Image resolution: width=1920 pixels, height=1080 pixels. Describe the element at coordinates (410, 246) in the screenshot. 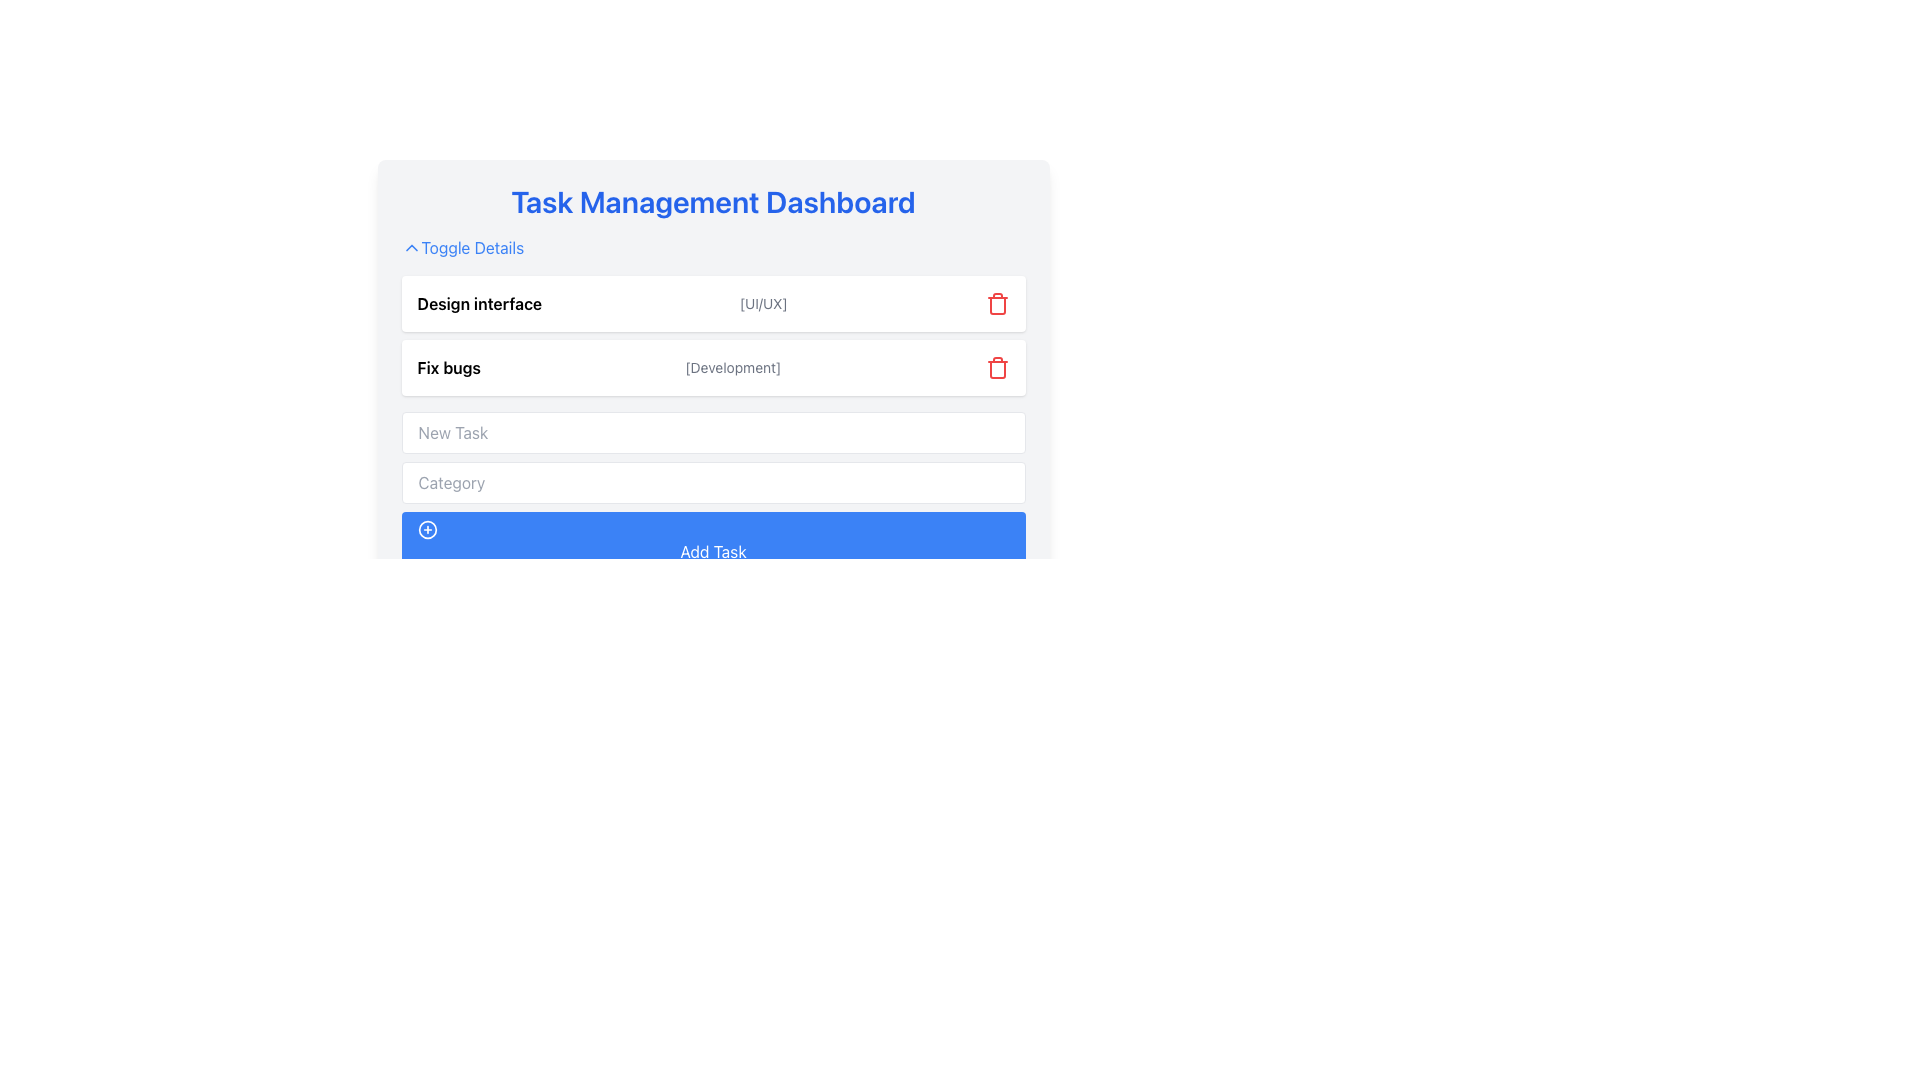

I see `the small blue upward-pointing chevron icon located to the left of the 'Toggle Details' text` at that location.